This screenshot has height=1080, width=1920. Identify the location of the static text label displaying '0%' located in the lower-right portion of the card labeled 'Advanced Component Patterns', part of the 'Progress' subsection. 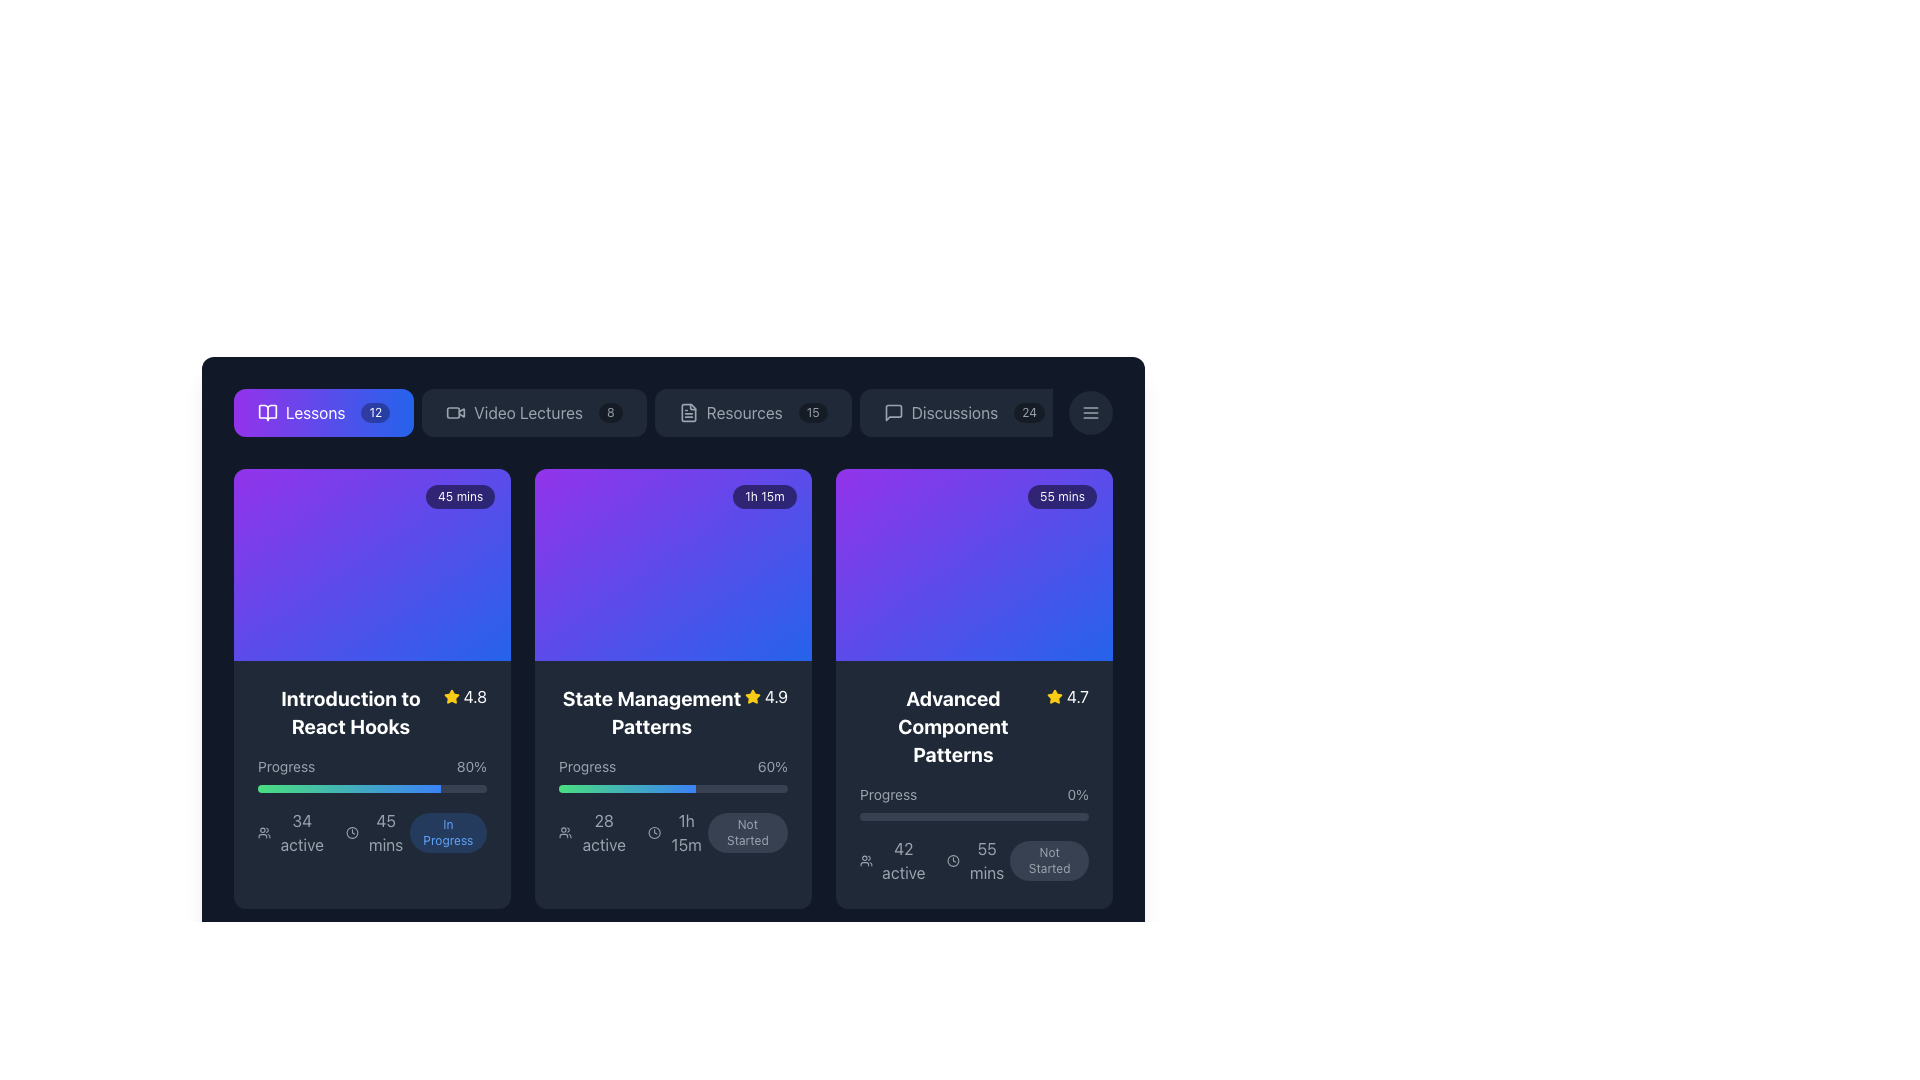
(1077, 793).